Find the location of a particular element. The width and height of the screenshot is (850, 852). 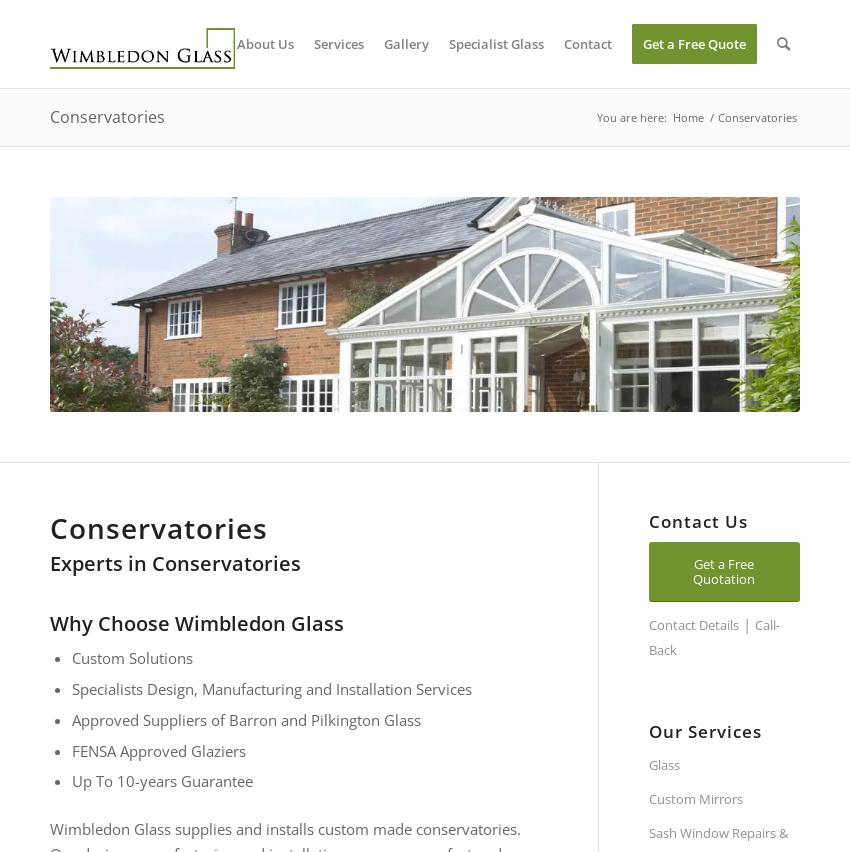

'Get a Free Quotation' is located at coordinates (724, 570).